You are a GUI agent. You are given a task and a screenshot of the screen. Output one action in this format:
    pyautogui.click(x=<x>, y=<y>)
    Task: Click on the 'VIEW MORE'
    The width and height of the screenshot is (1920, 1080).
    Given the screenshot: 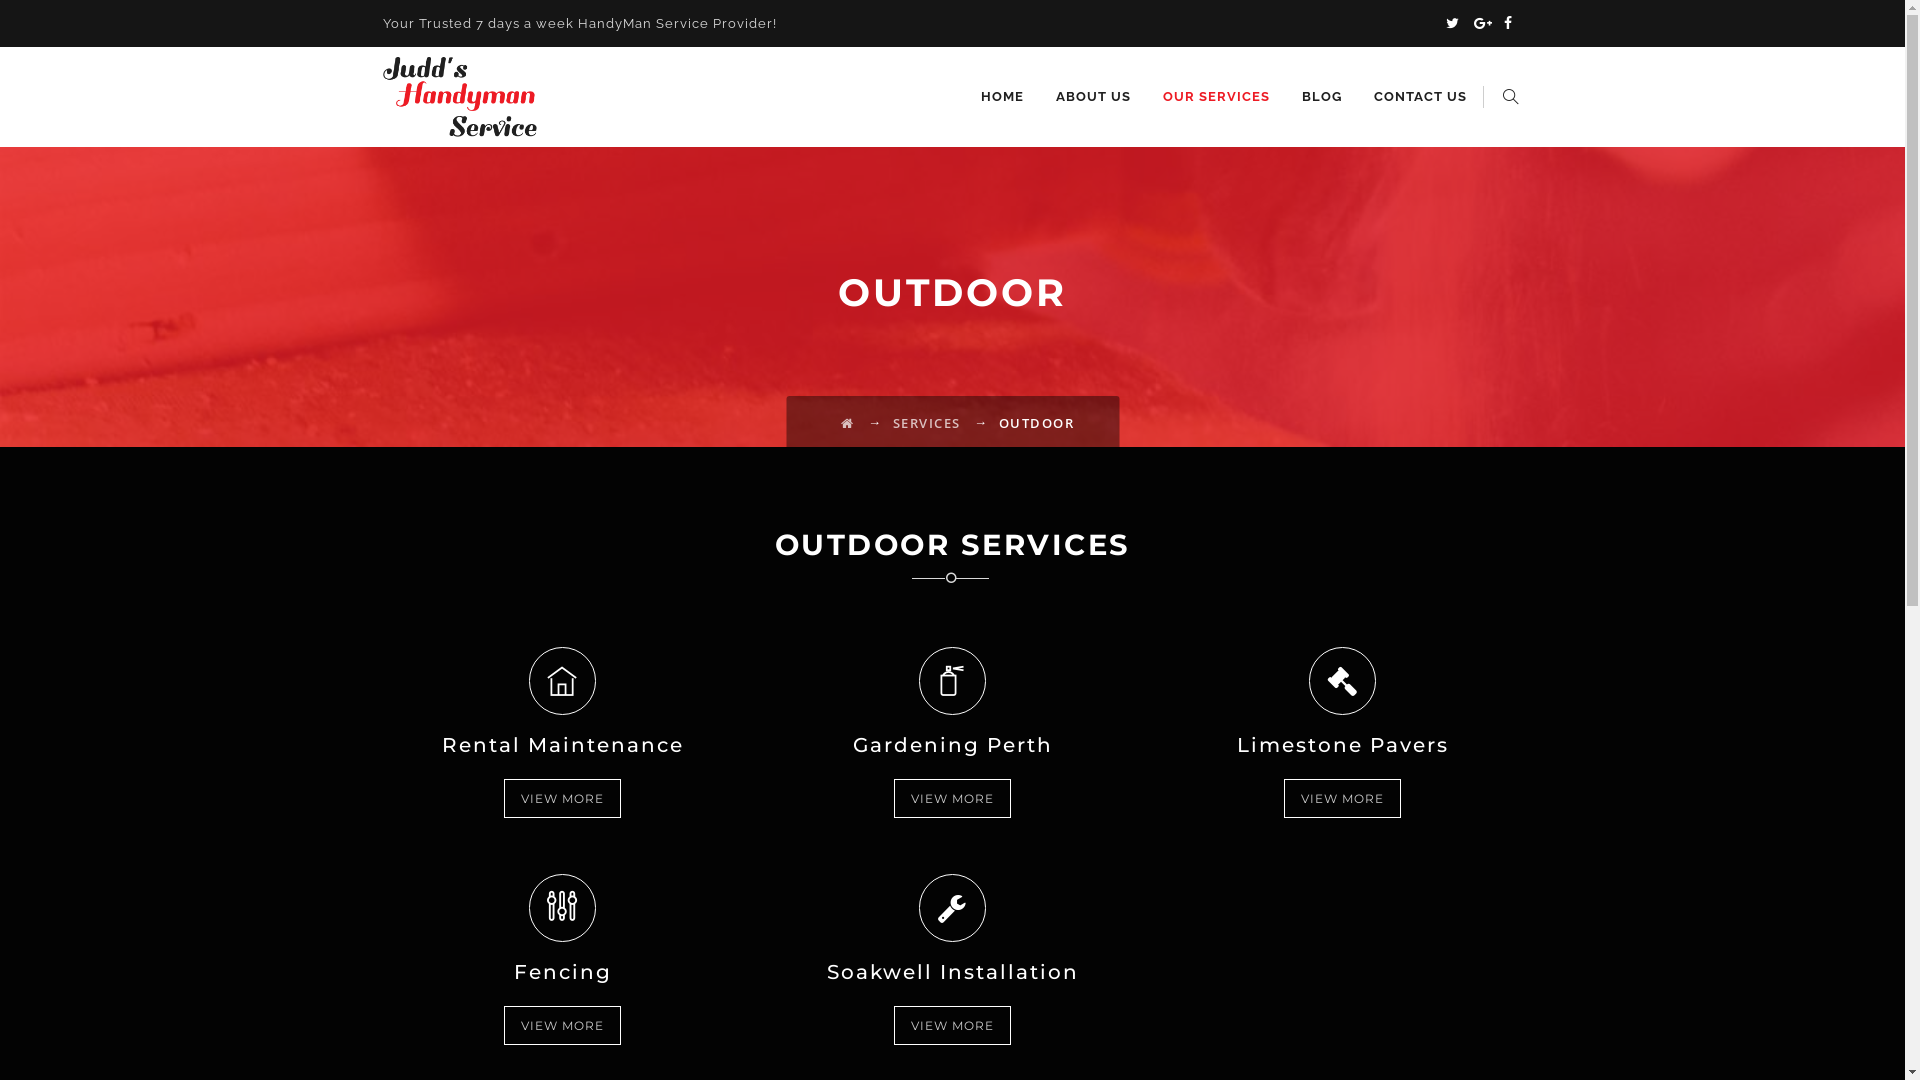 What is the action you would take?
    pyautogui.click(x=1342, y=797)
    